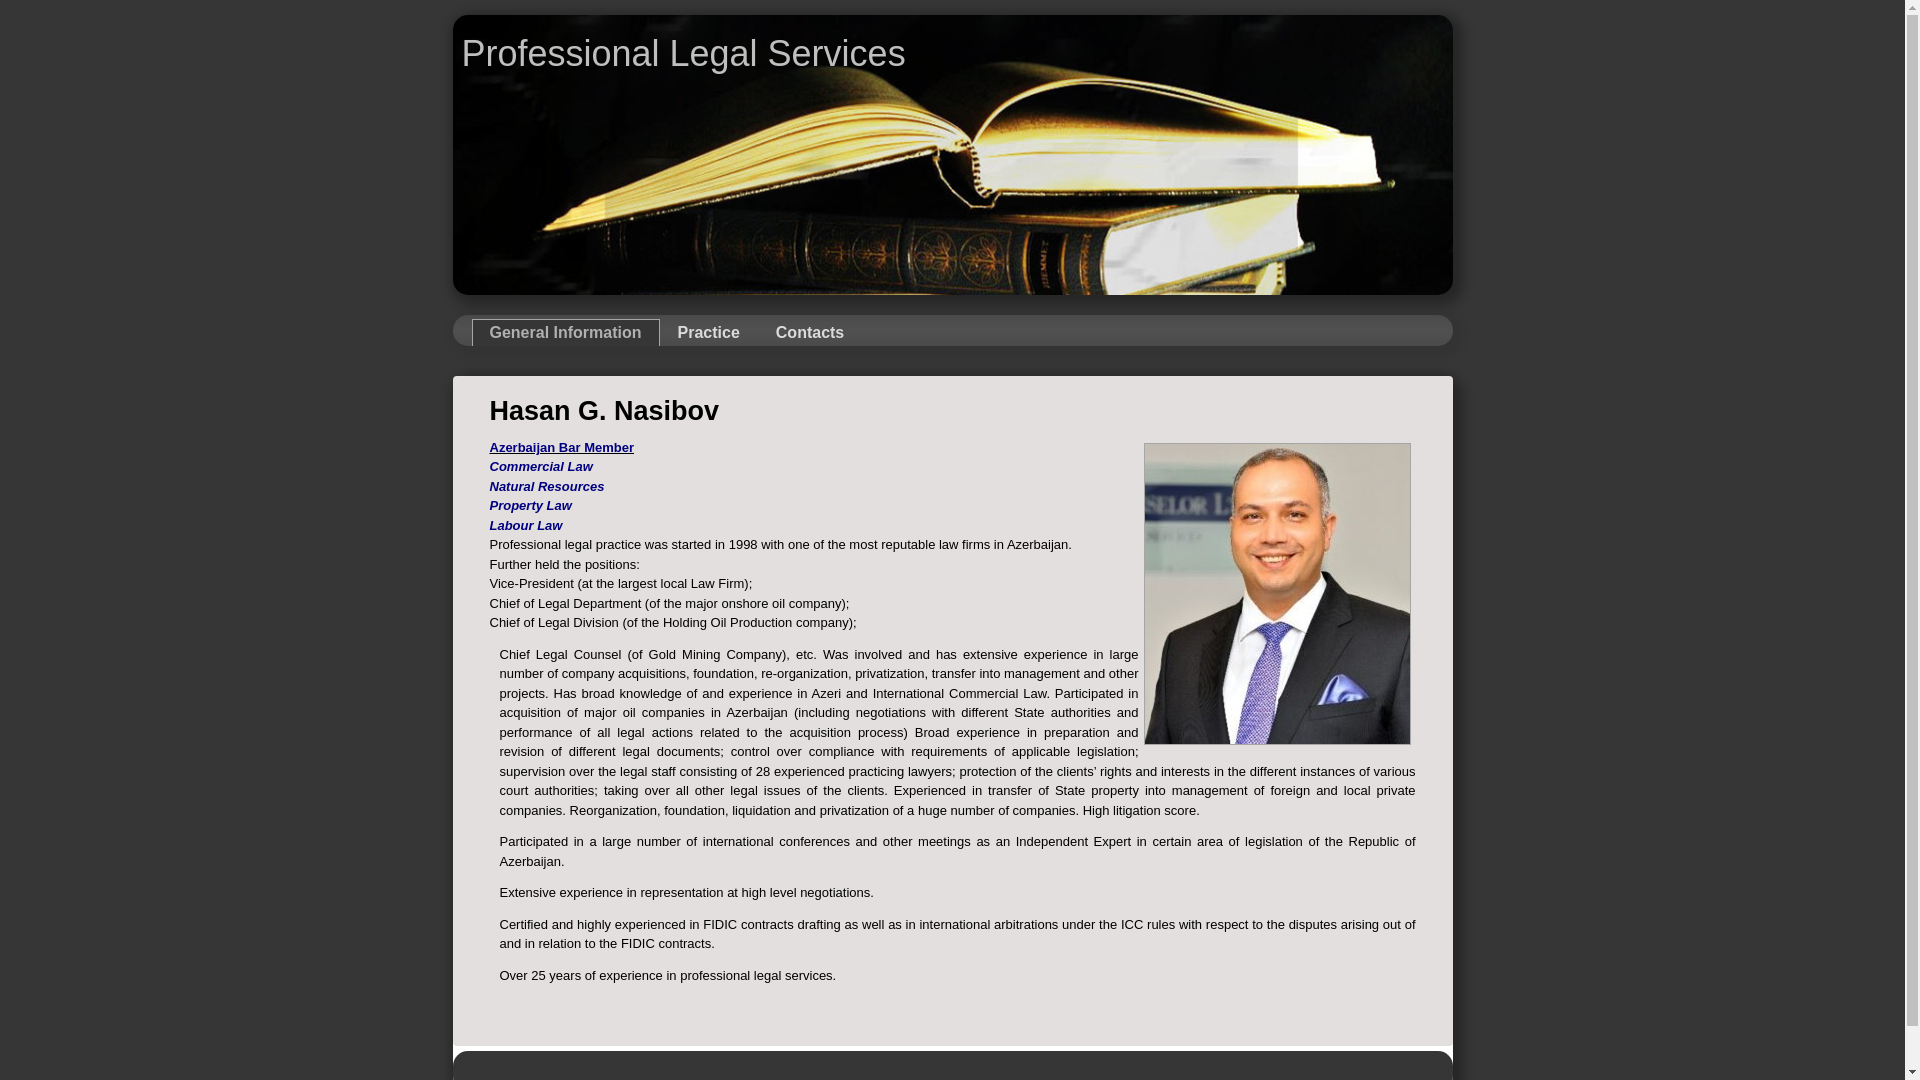 Image resolution: width=1920 pixels, height=1080 pixels. I want to click on 'Practice', so click(709, 331).